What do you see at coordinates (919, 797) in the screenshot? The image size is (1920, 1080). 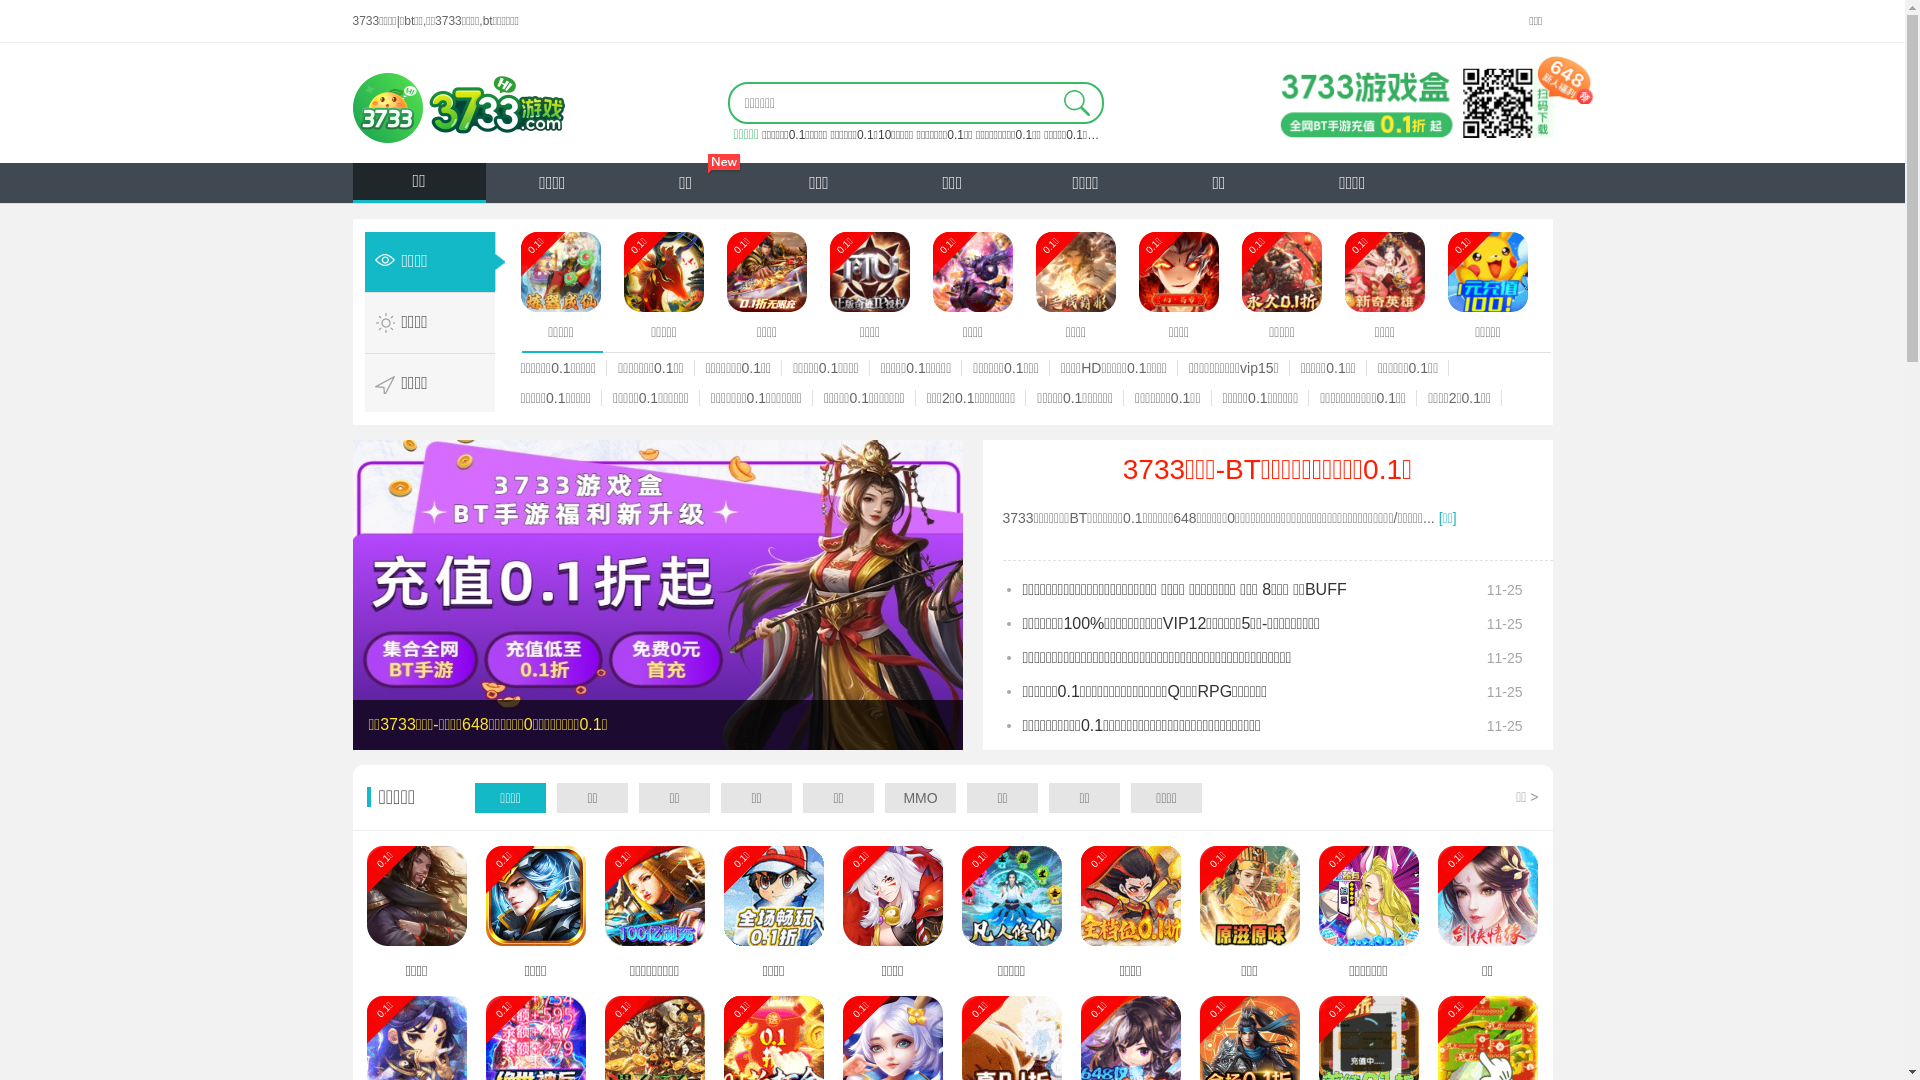 I see `'MMO'` at bounding box center [919, 797].